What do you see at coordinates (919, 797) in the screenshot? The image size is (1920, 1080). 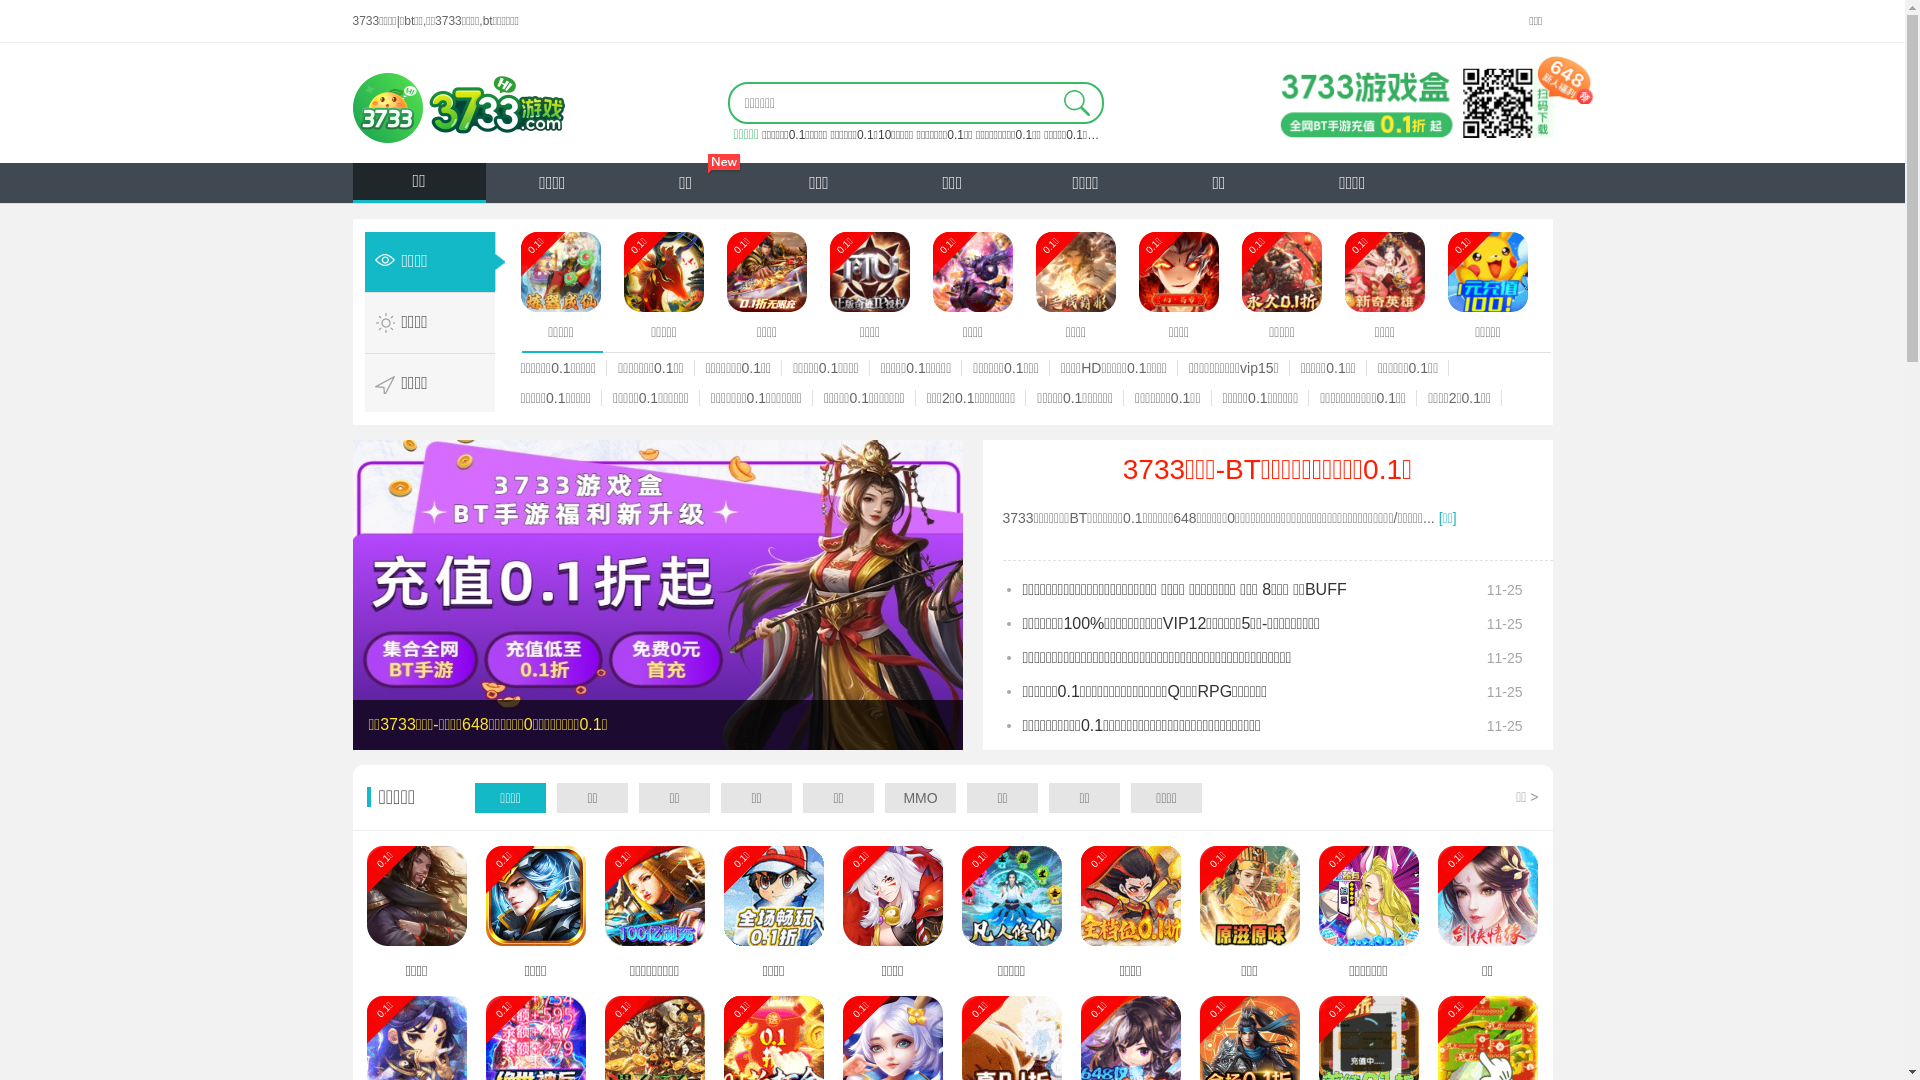 I see `'MMO'` at bounding box center [919, 797].